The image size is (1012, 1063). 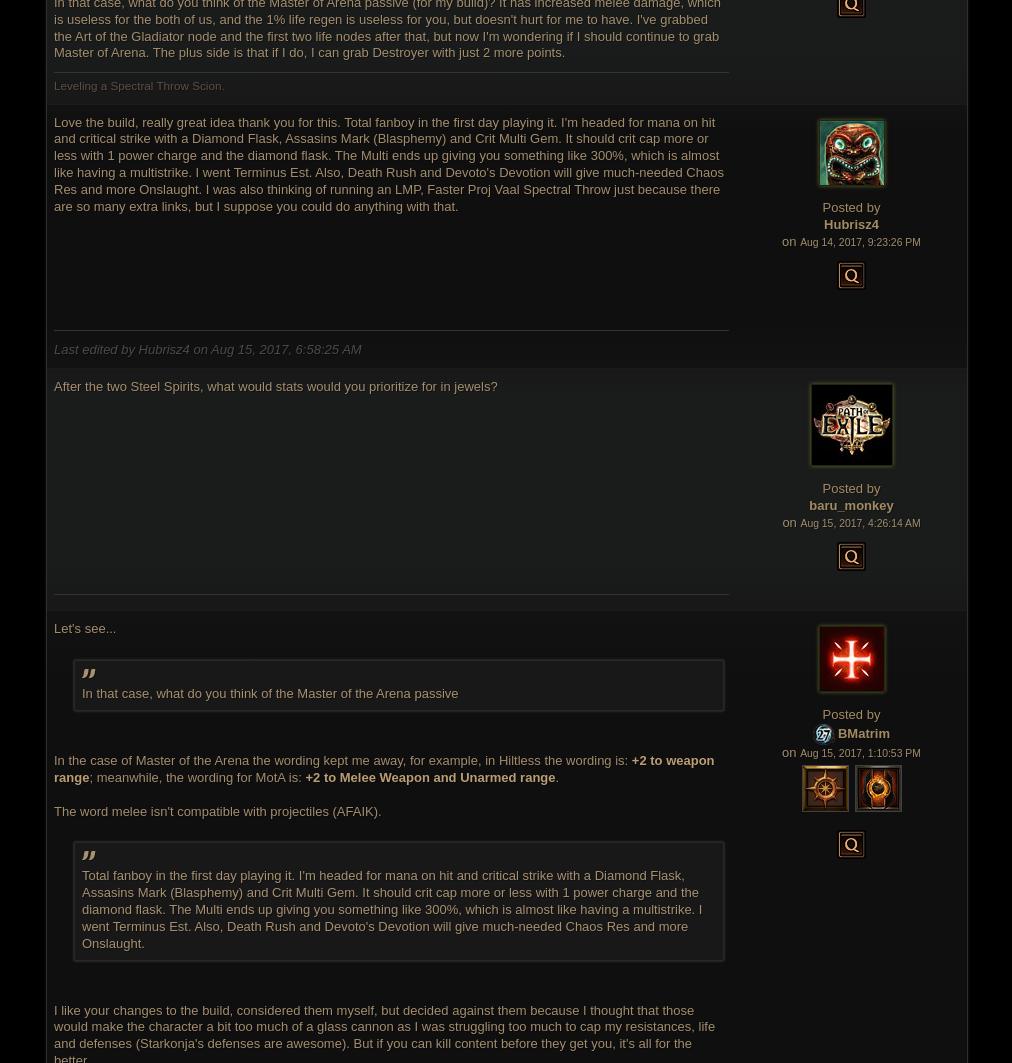 I want to click on 'The word melee isn't compatible with projectiles (AFAIK).', so click(x=53, y=809).